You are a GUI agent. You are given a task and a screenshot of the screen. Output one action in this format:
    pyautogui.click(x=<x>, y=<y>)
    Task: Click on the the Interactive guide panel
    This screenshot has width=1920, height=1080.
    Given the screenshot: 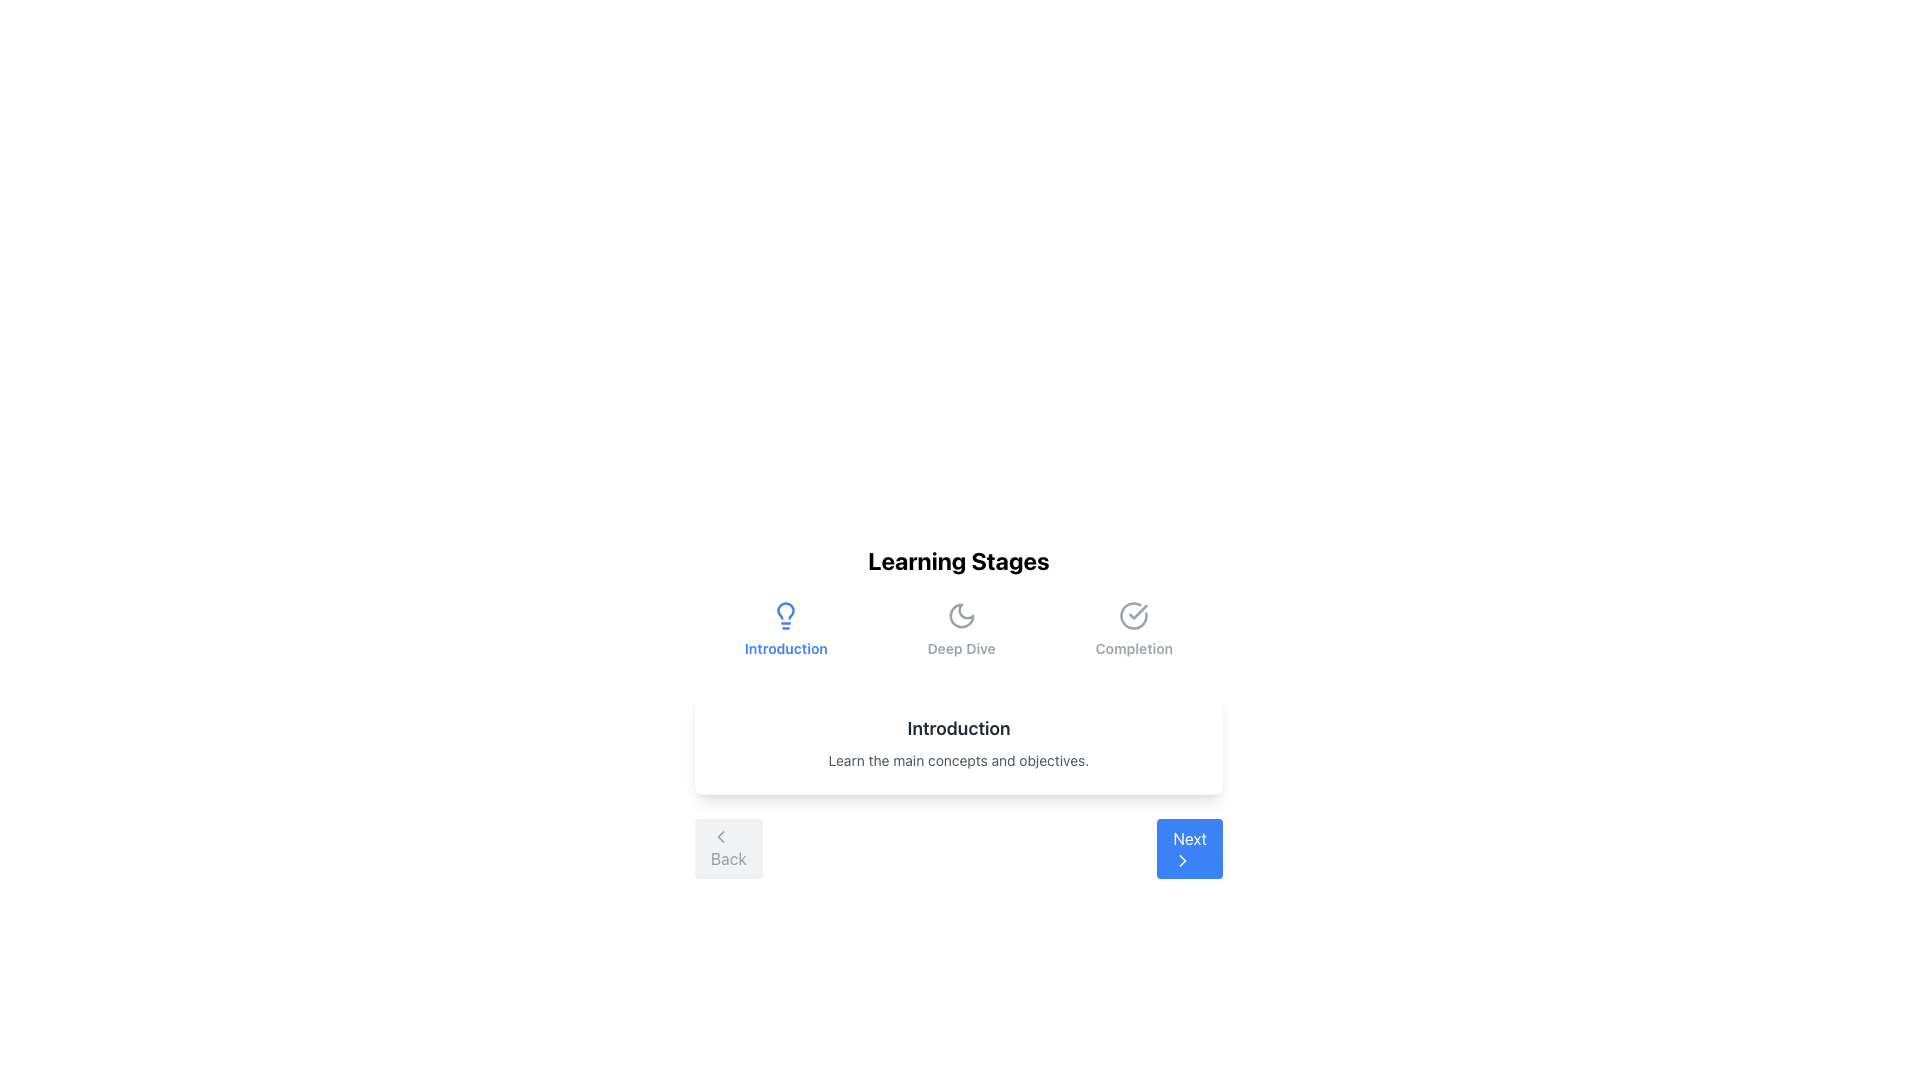 What is the action you would take?
    pyautogui.click(x=958, y=711)
    